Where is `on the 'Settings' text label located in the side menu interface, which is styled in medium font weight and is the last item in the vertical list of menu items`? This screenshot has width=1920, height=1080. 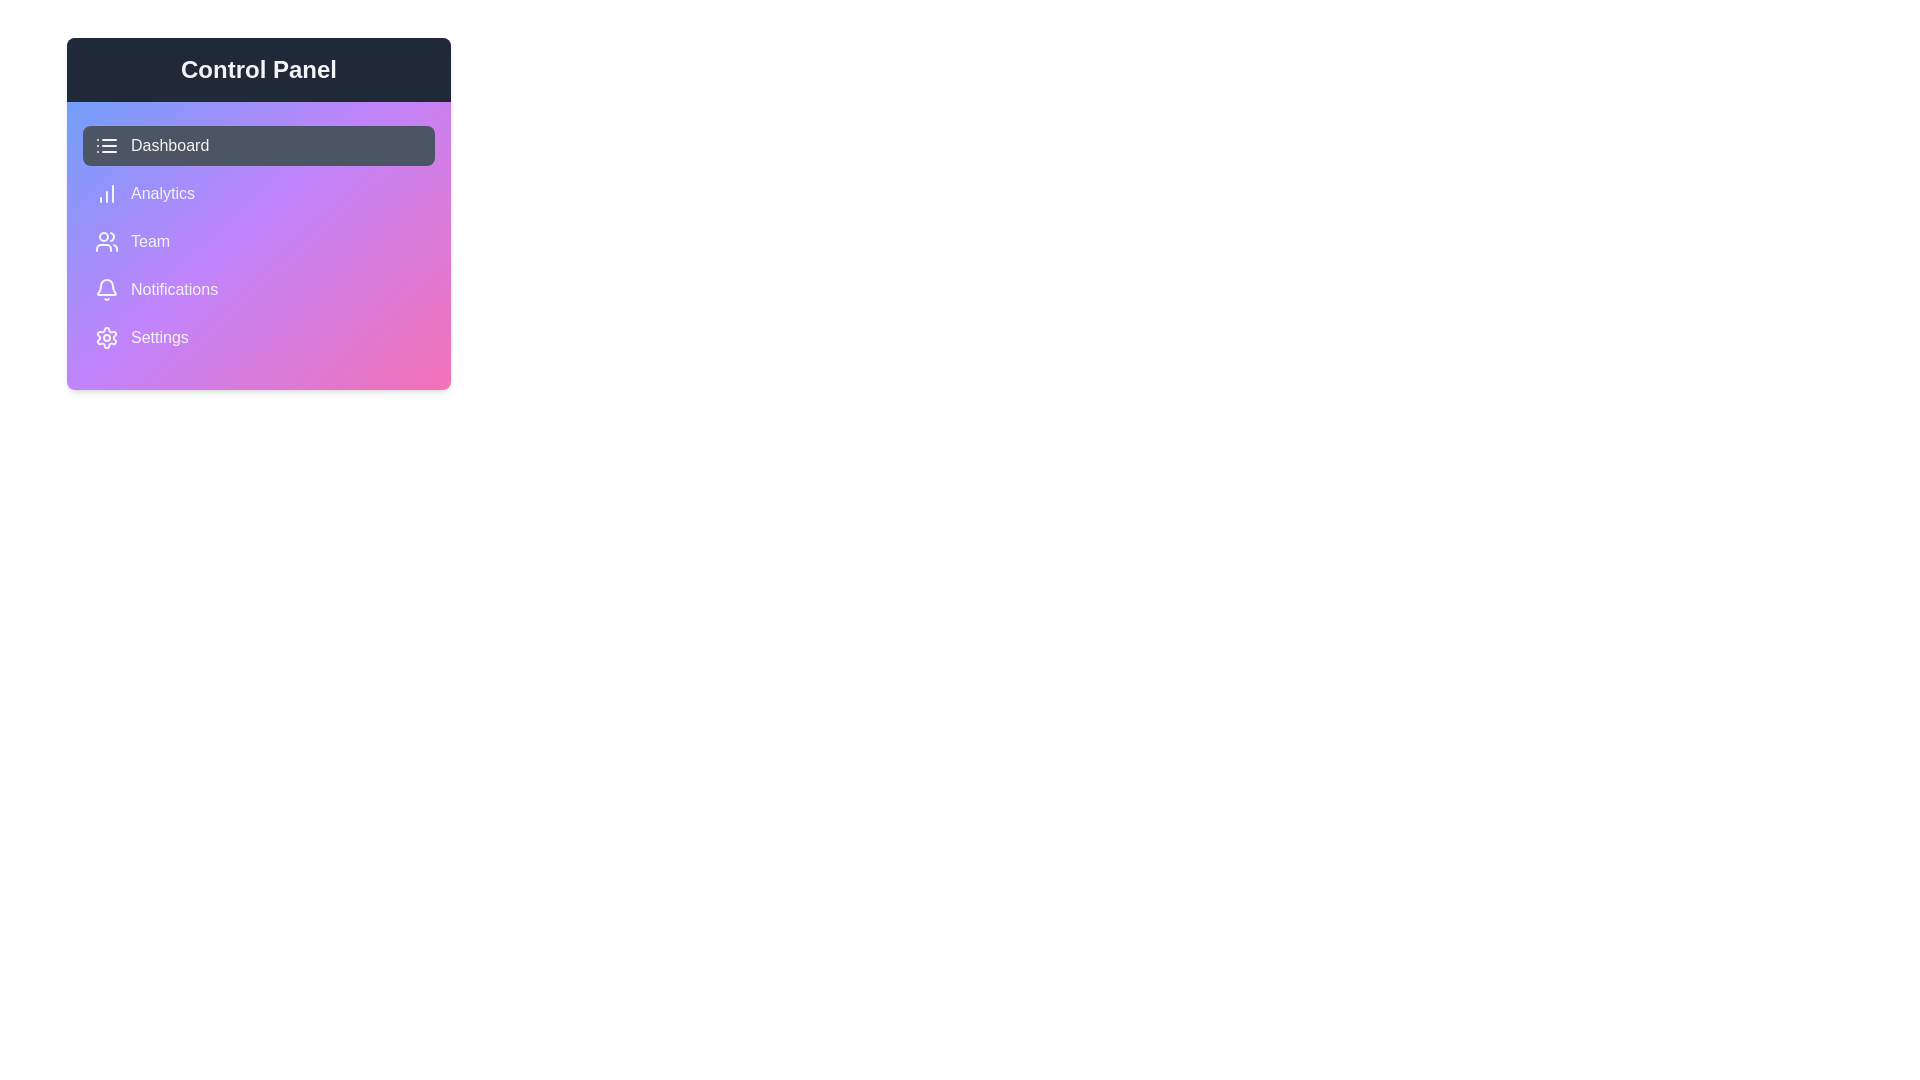 on the 'Settings' text label located in the side menu interface, which is styled in medium font weight and is the last item in the vertical list of menu items is located at coordinates (158, 337).